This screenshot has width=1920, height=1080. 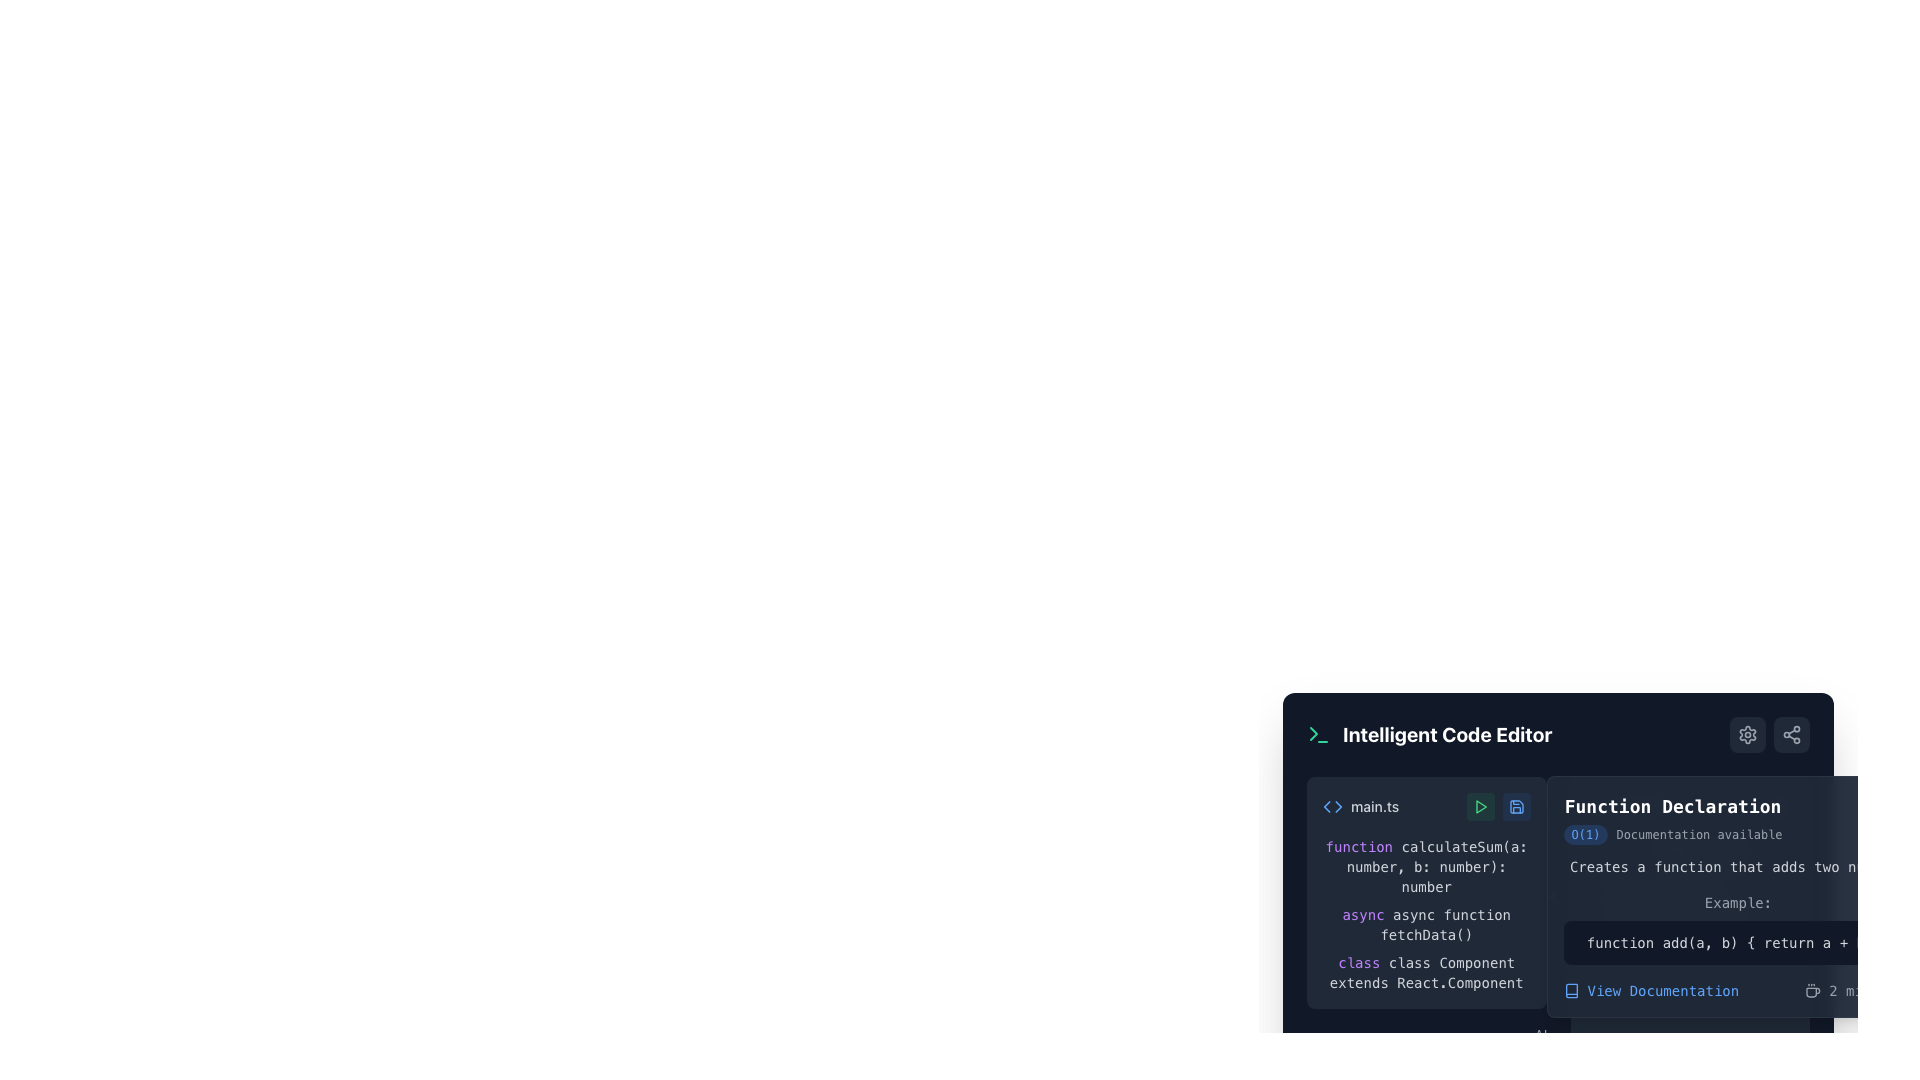 I want to click on the Text display that shows a line of code related to class definitions, located at the bottom of a section of code snippets, so click(x=1425, y=971).